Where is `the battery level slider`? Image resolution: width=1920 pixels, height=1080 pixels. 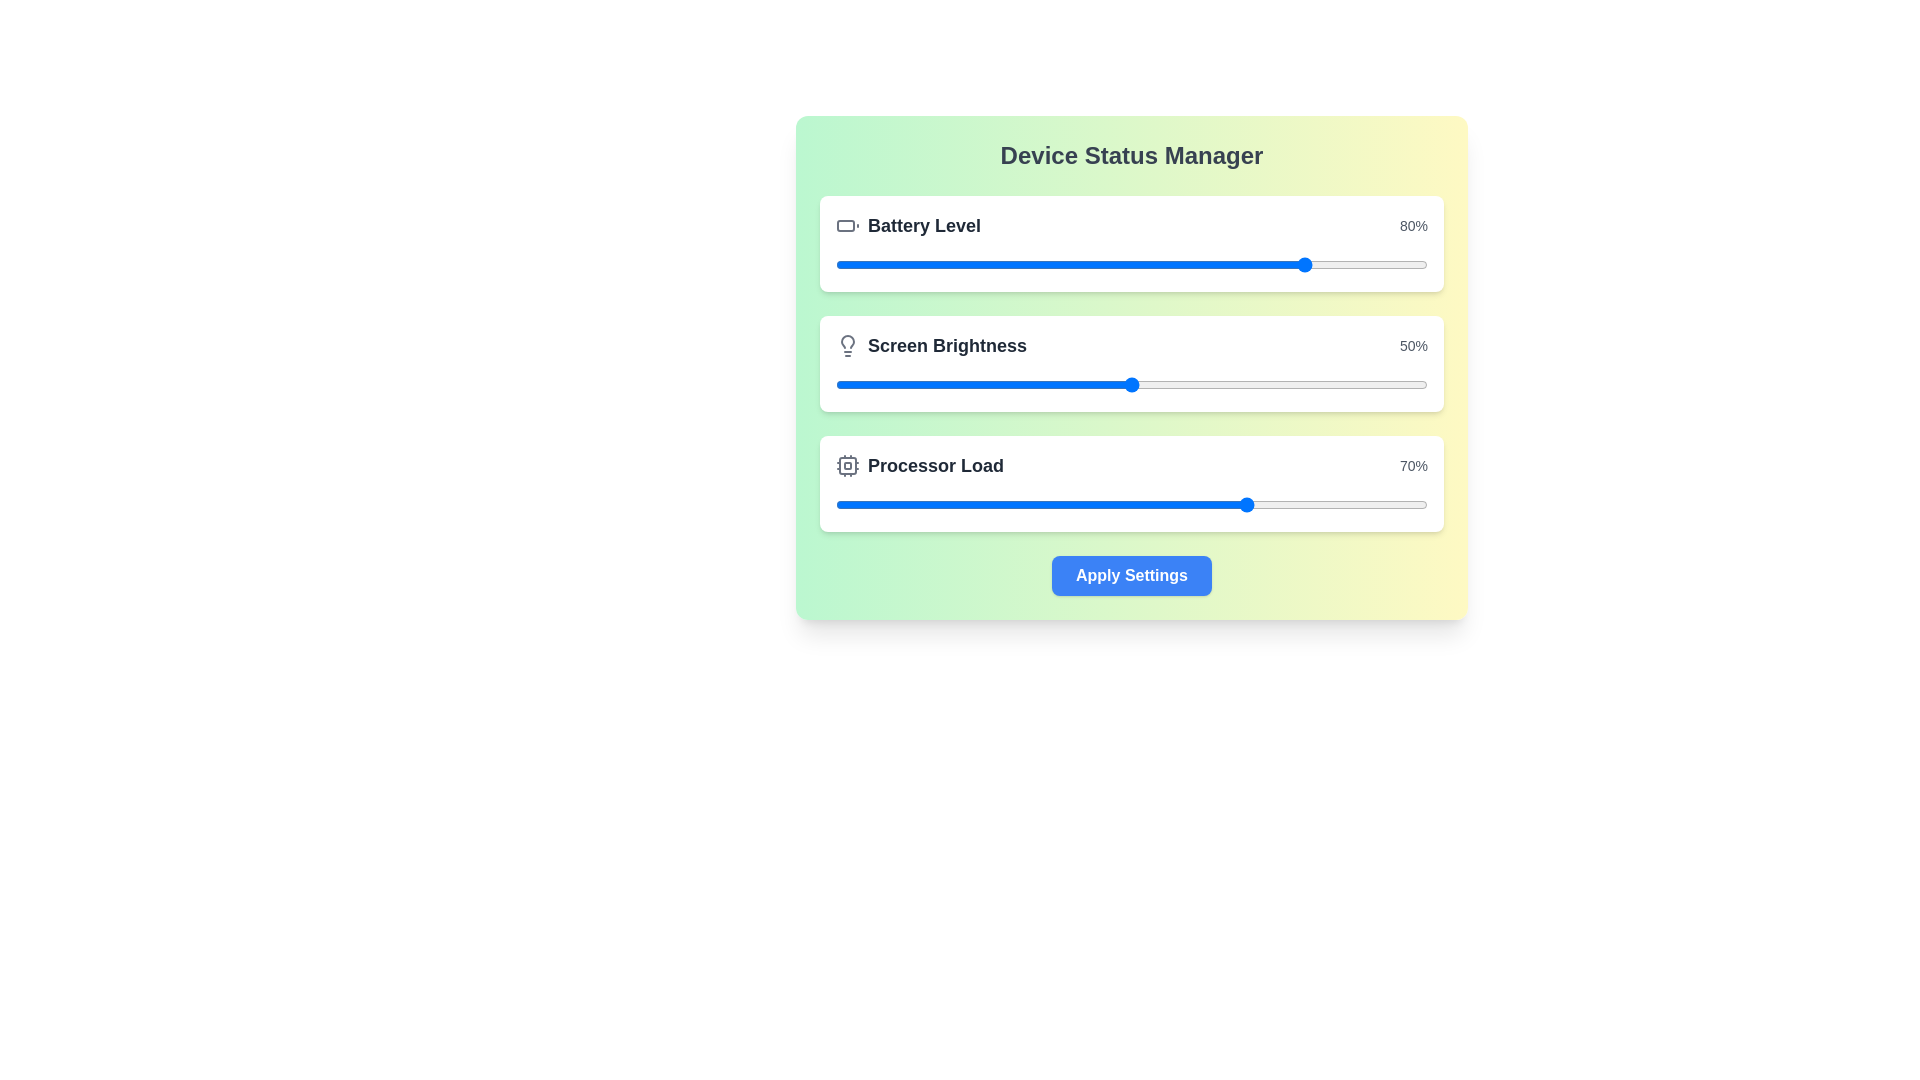
the battery level slider is located at coordinates (1243, 264).